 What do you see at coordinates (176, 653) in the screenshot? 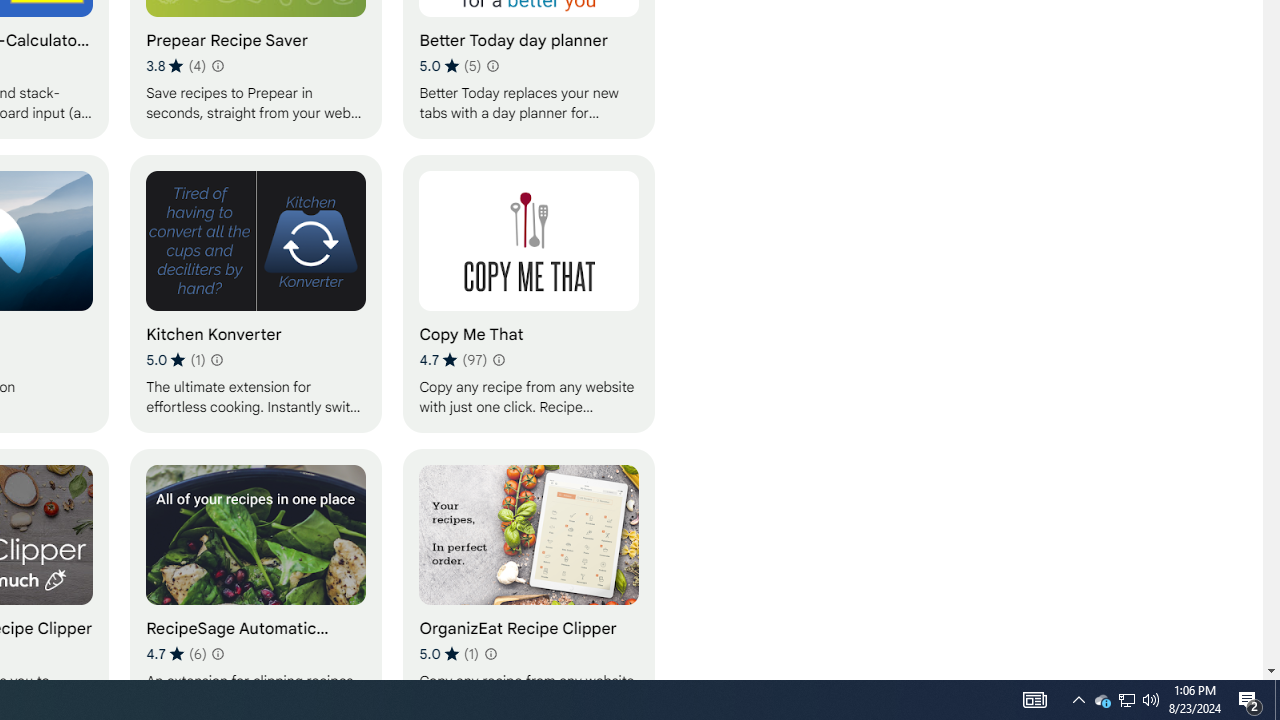
I see `'Average rating 4.7 out of 5 stars. 6 ratings.'` at bounding box center [176, 653].